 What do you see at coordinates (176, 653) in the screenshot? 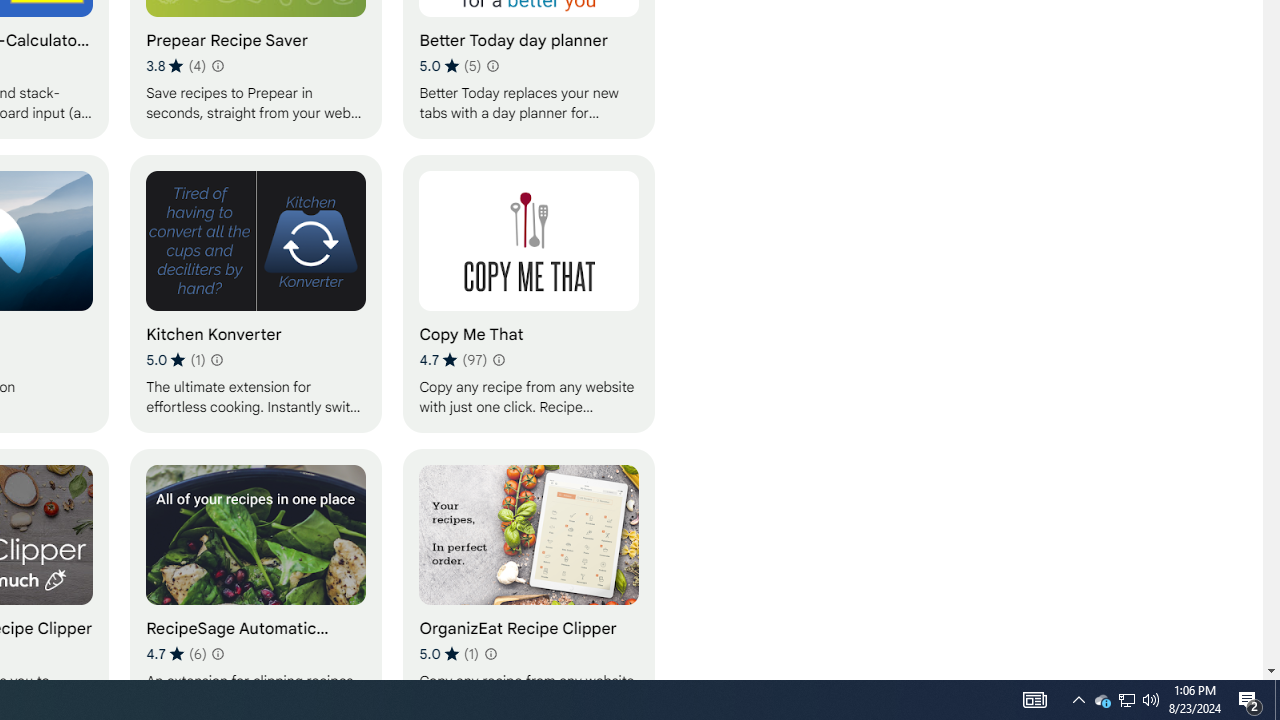
I see `'Average rating 4.7 out of 5 stars. 6 ratings.'` at bounding box center [176, 653].